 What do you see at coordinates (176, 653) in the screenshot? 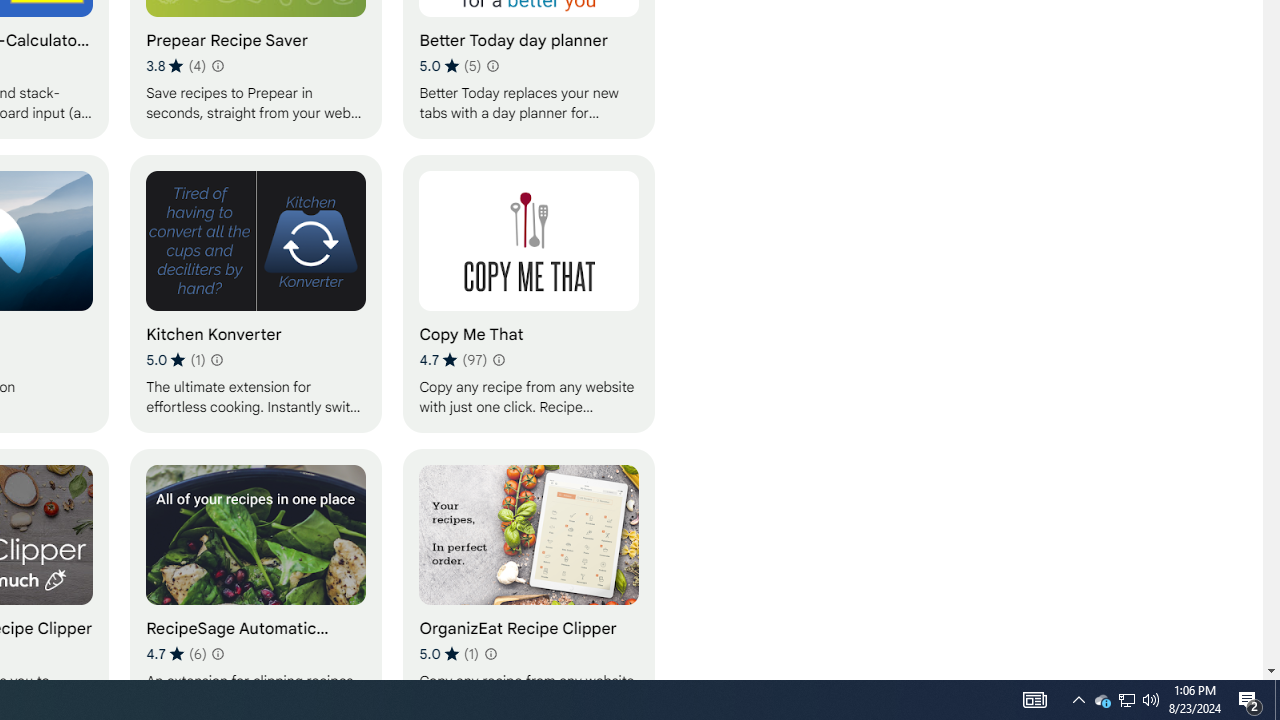
I see `'Average rating 4.7 out of 5 stars. 6 ratings.'` at bounding box center [176, 653].